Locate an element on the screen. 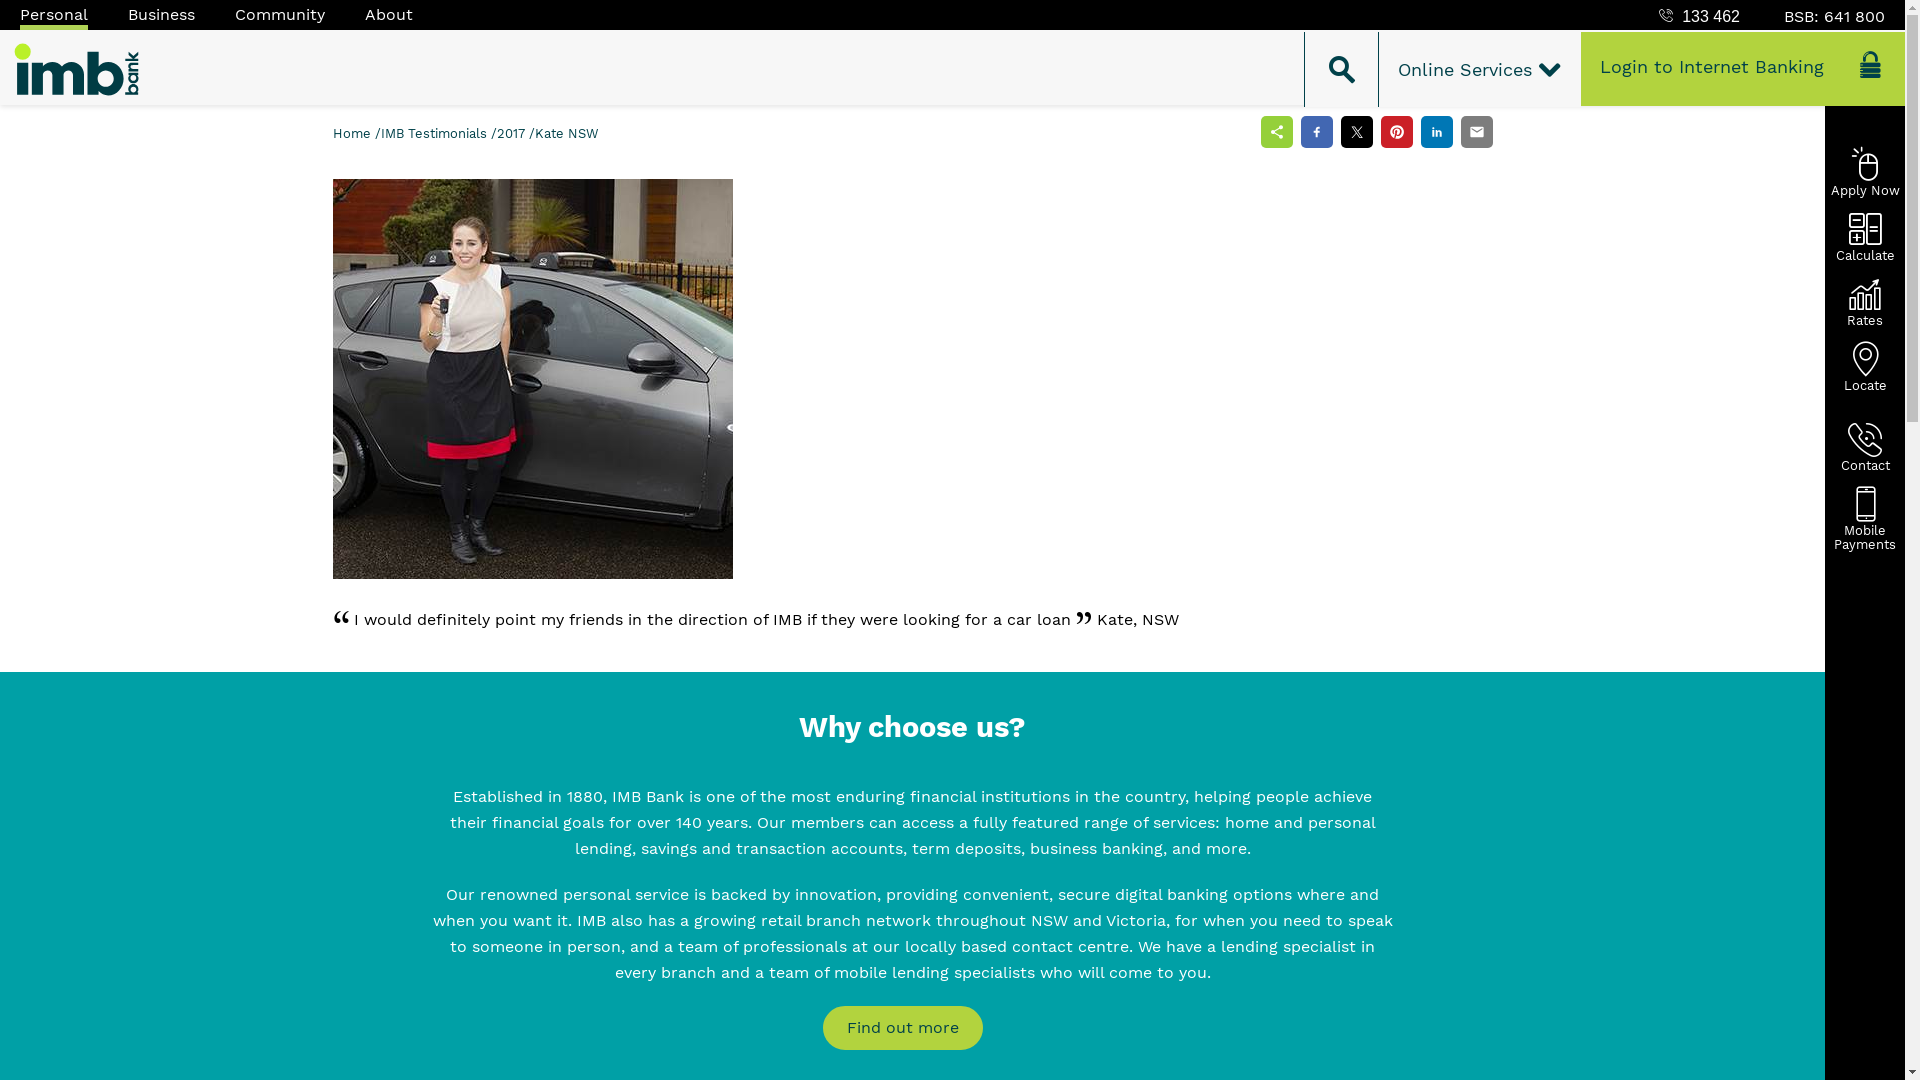 This screenshot has width=1920, height=1080. 'Home' is located at coordinates (353, 133).